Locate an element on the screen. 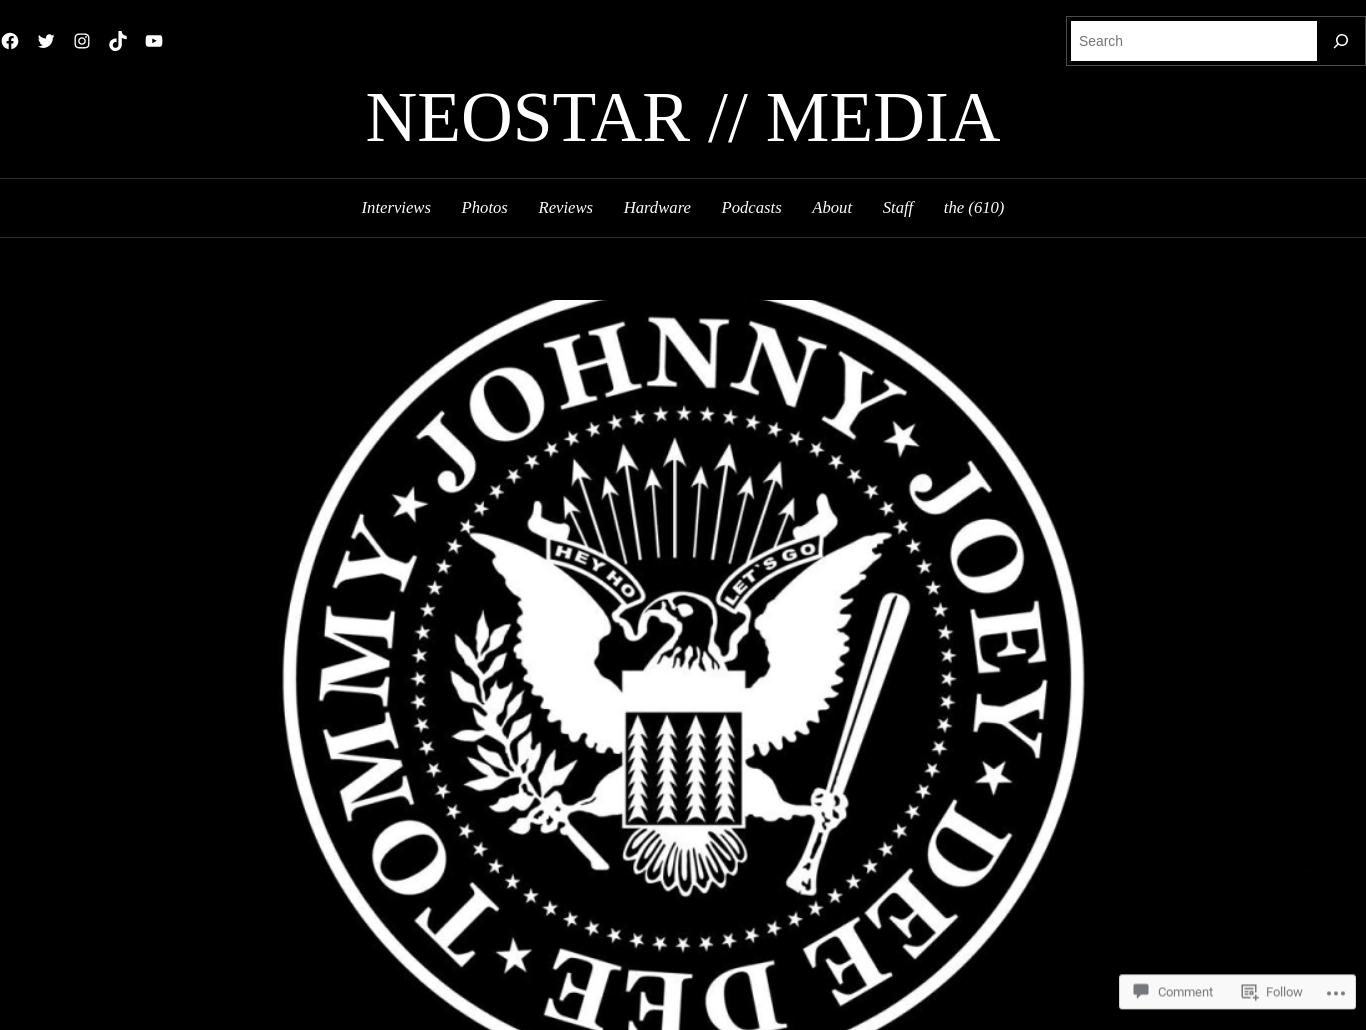 This screenshot has width=1366, height=1030. 'Photos' is located at coordinates (483, 206).